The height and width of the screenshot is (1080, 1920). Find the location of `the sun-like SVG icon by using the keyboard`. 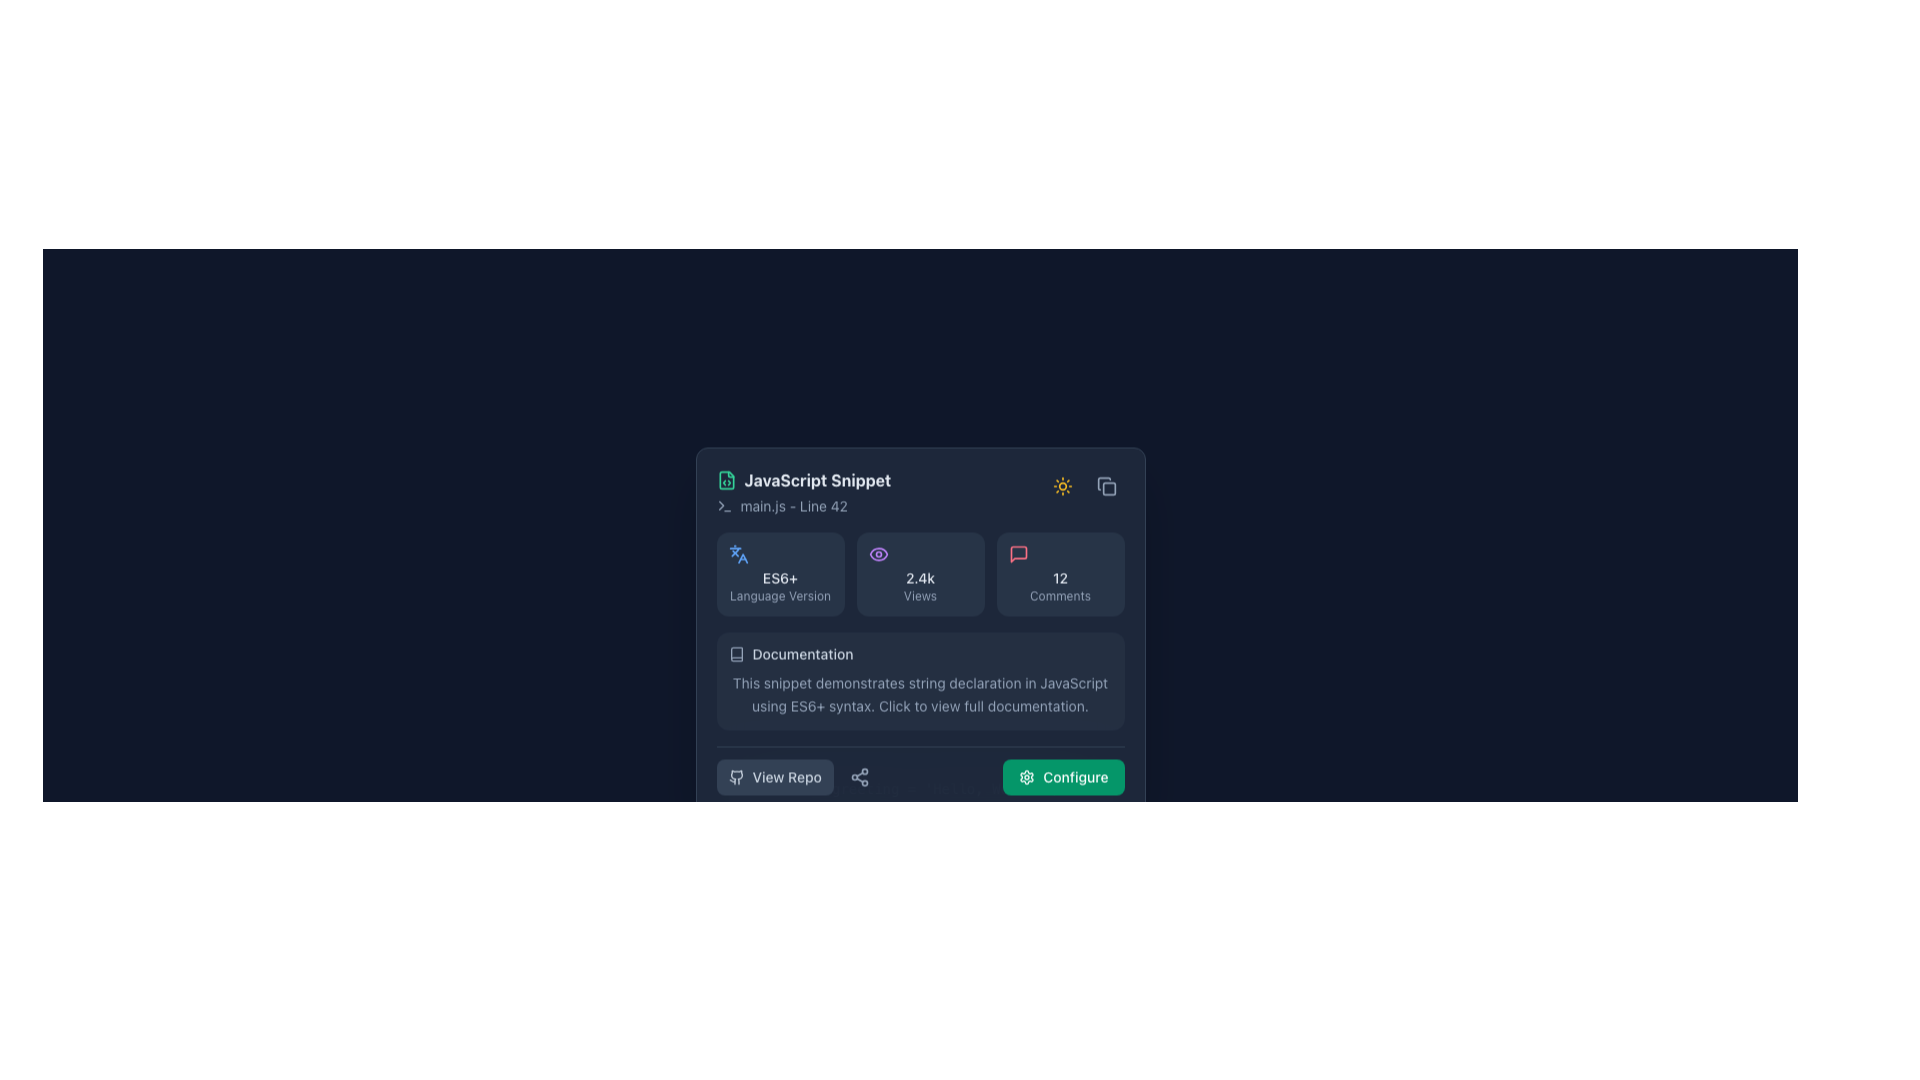

the sun-like SVG icon by using the keyboard is located at coordinates (1061, 486).